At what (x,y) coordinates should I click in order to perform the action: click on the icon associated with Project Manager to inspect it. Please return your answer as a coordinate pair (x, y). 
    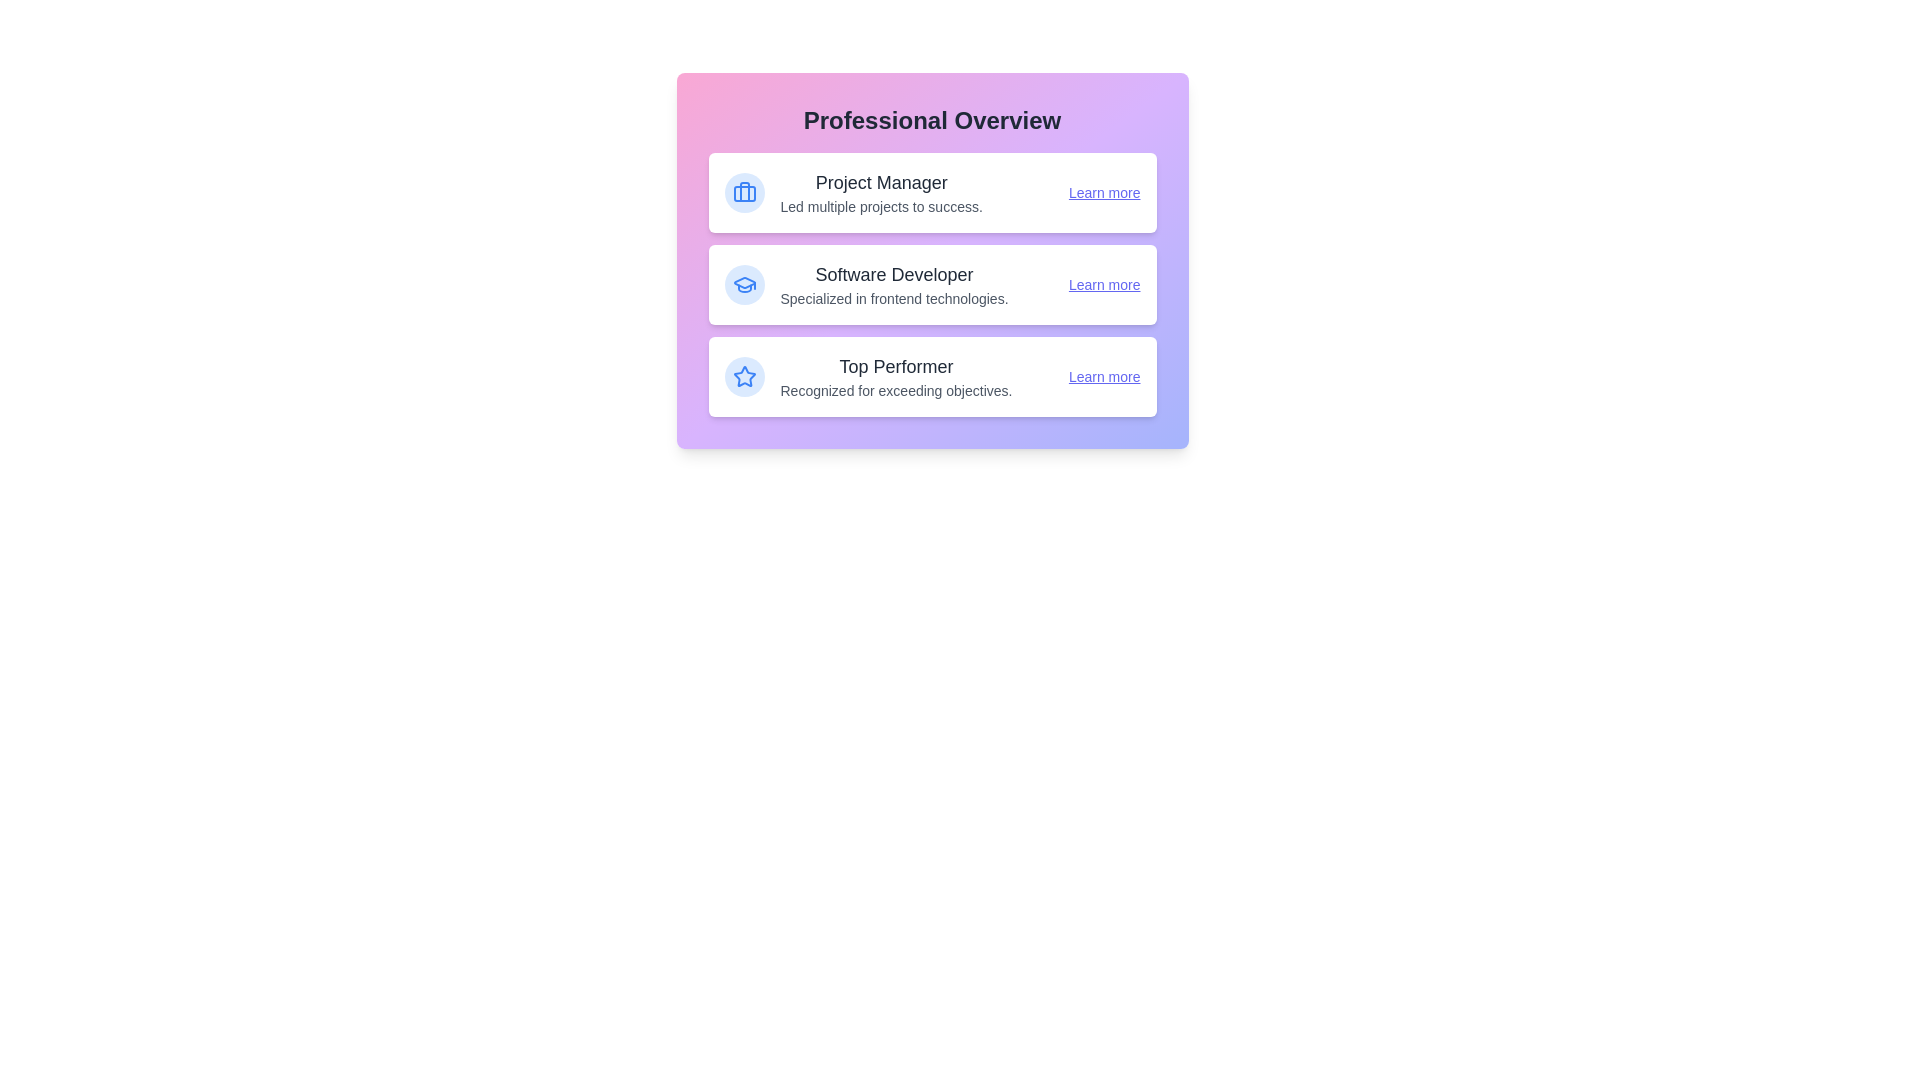
    Looking at the image, I should click on (743, 192).